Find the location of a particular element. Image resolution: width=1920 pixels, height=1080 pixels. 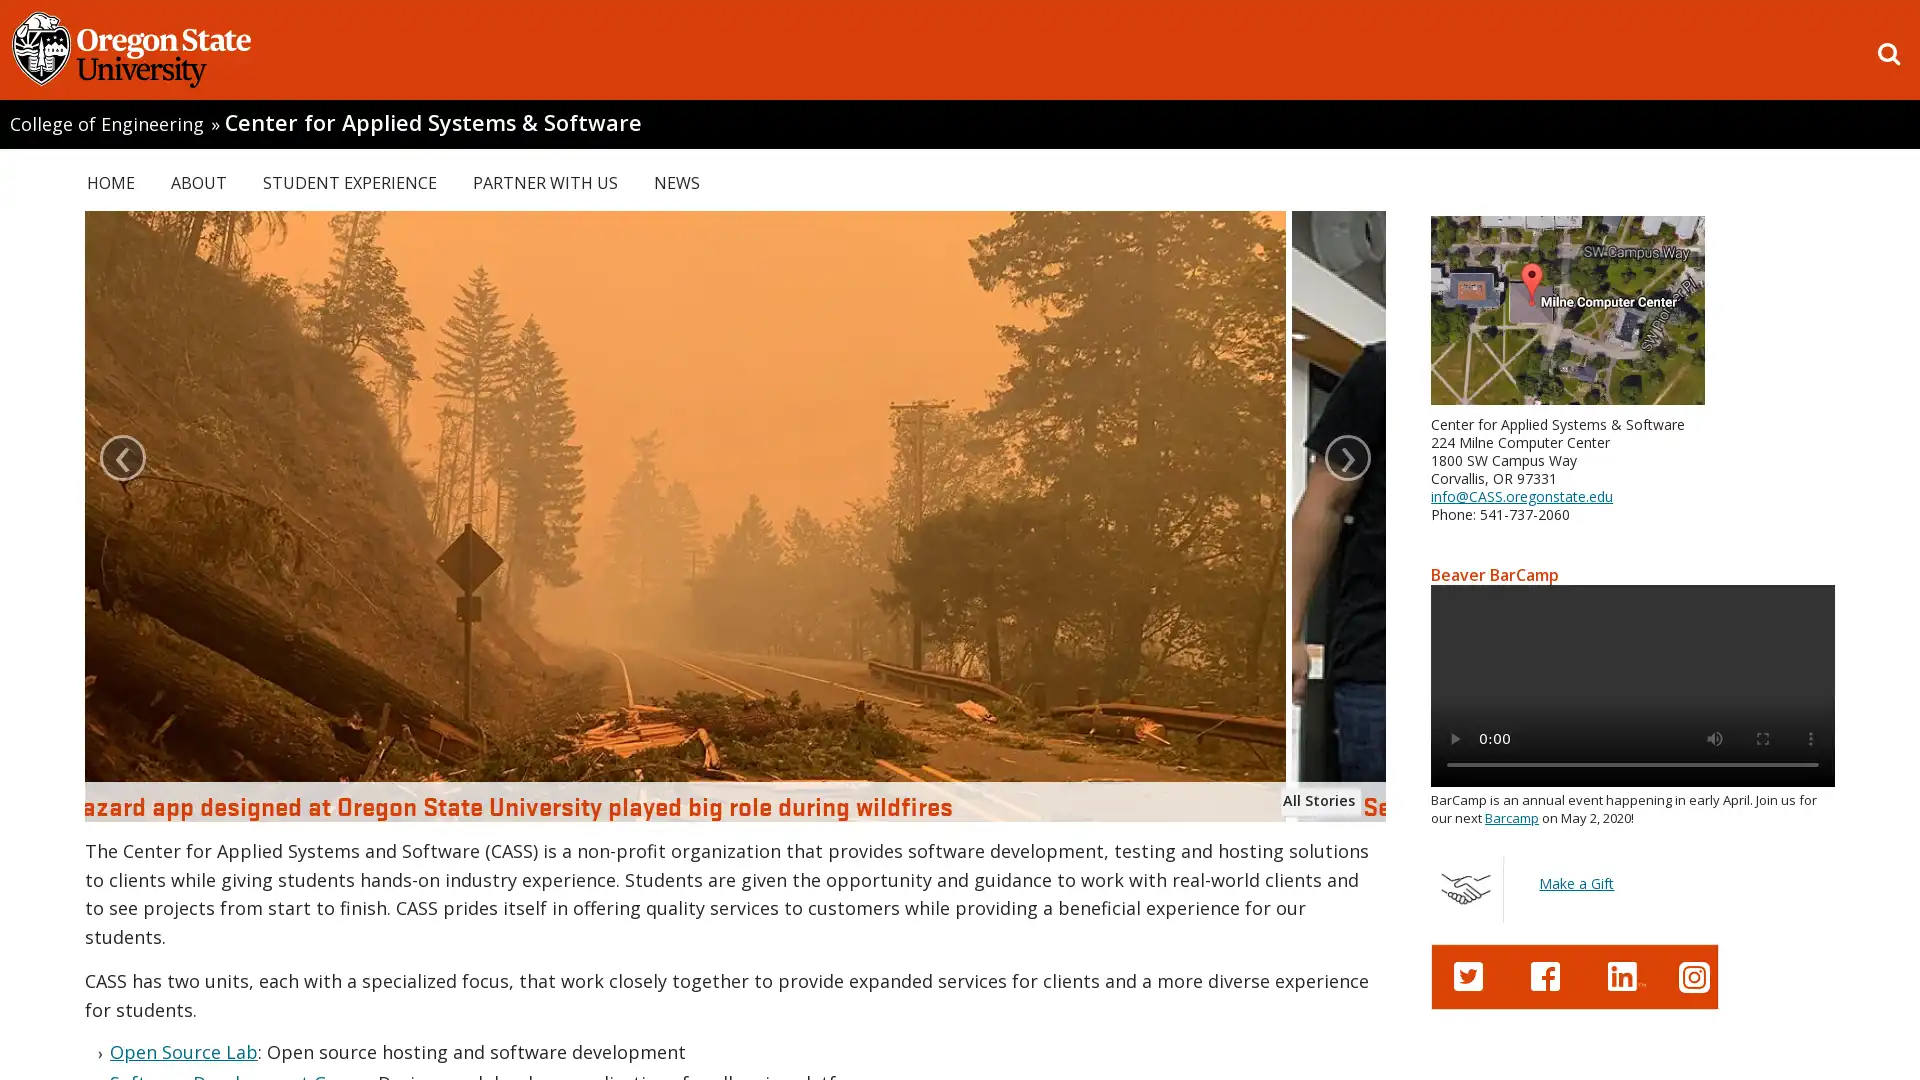

show more media controls is located at coordinates (1809, 737).